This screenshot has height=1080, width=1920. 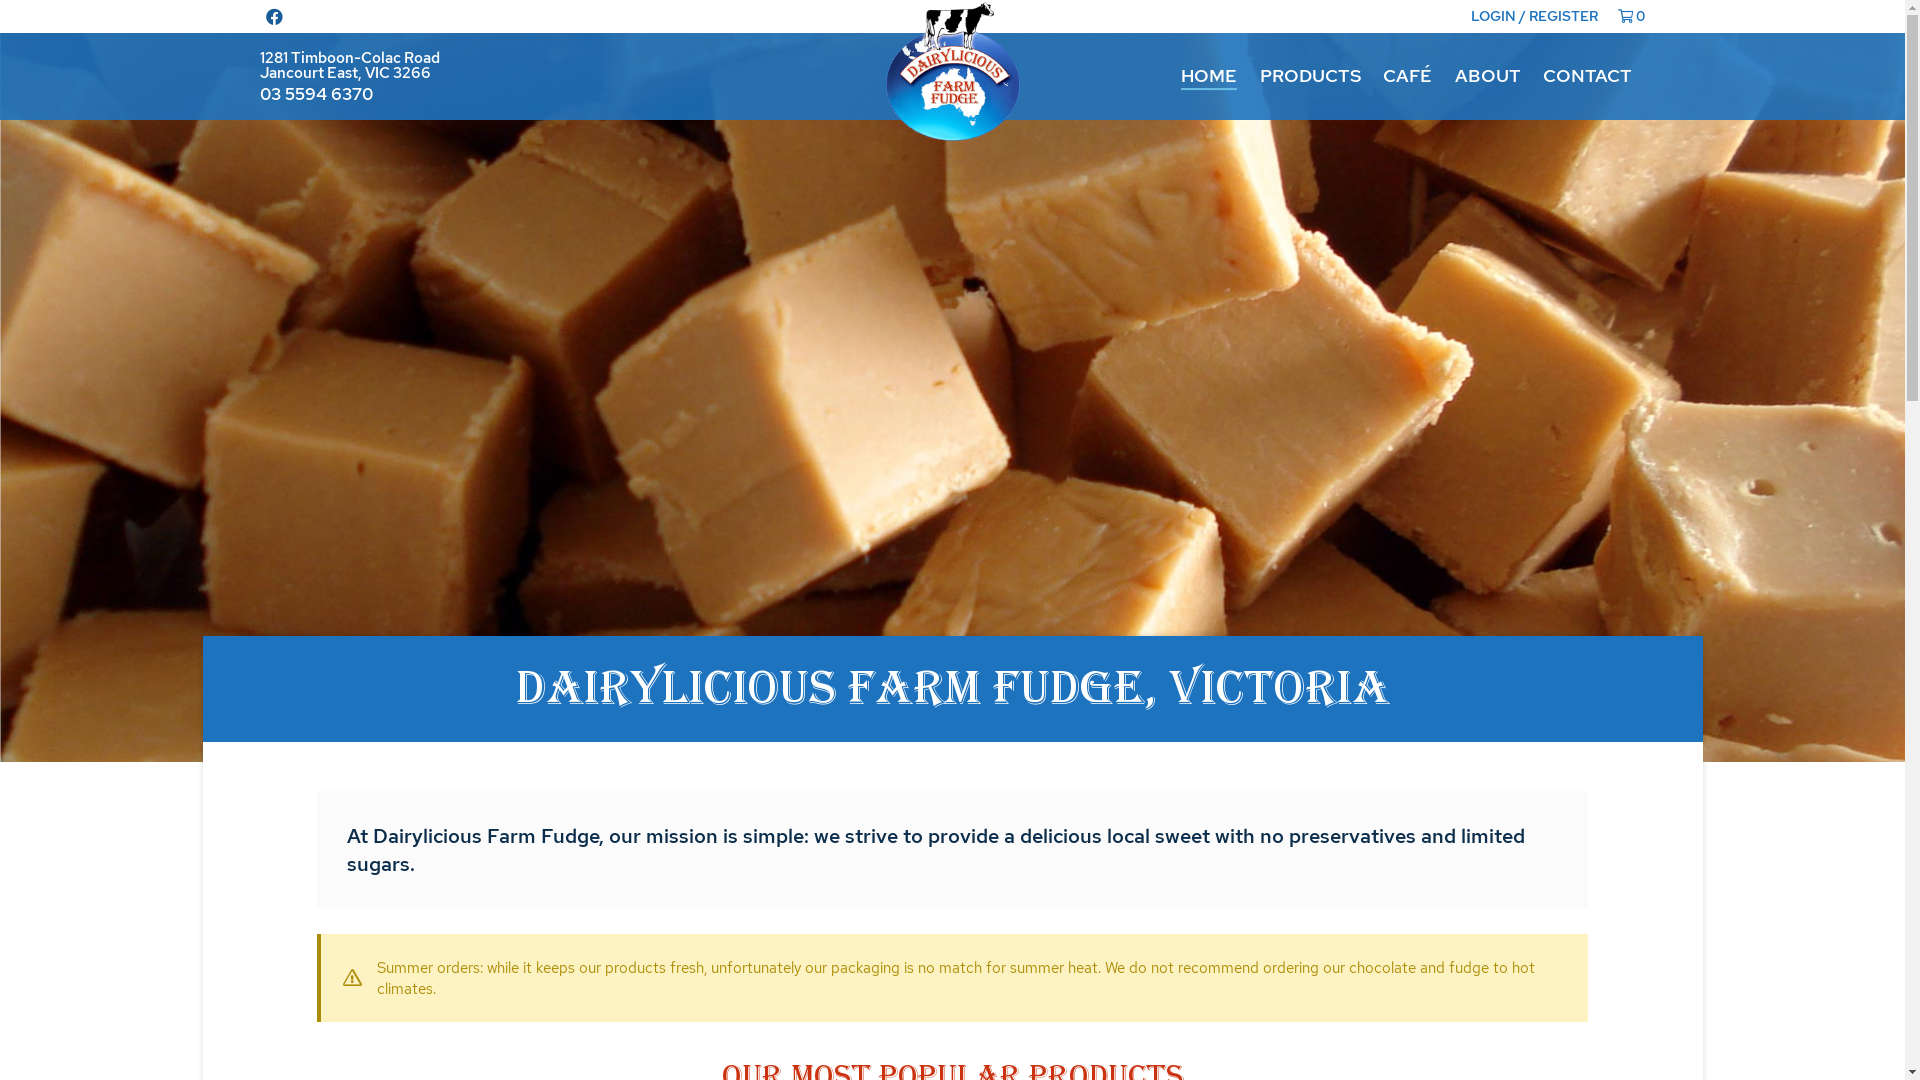 What do you see at coordinates (1208, 75) in the screenshot?
I see `'HOME'` at bounding box center [1208, 75].